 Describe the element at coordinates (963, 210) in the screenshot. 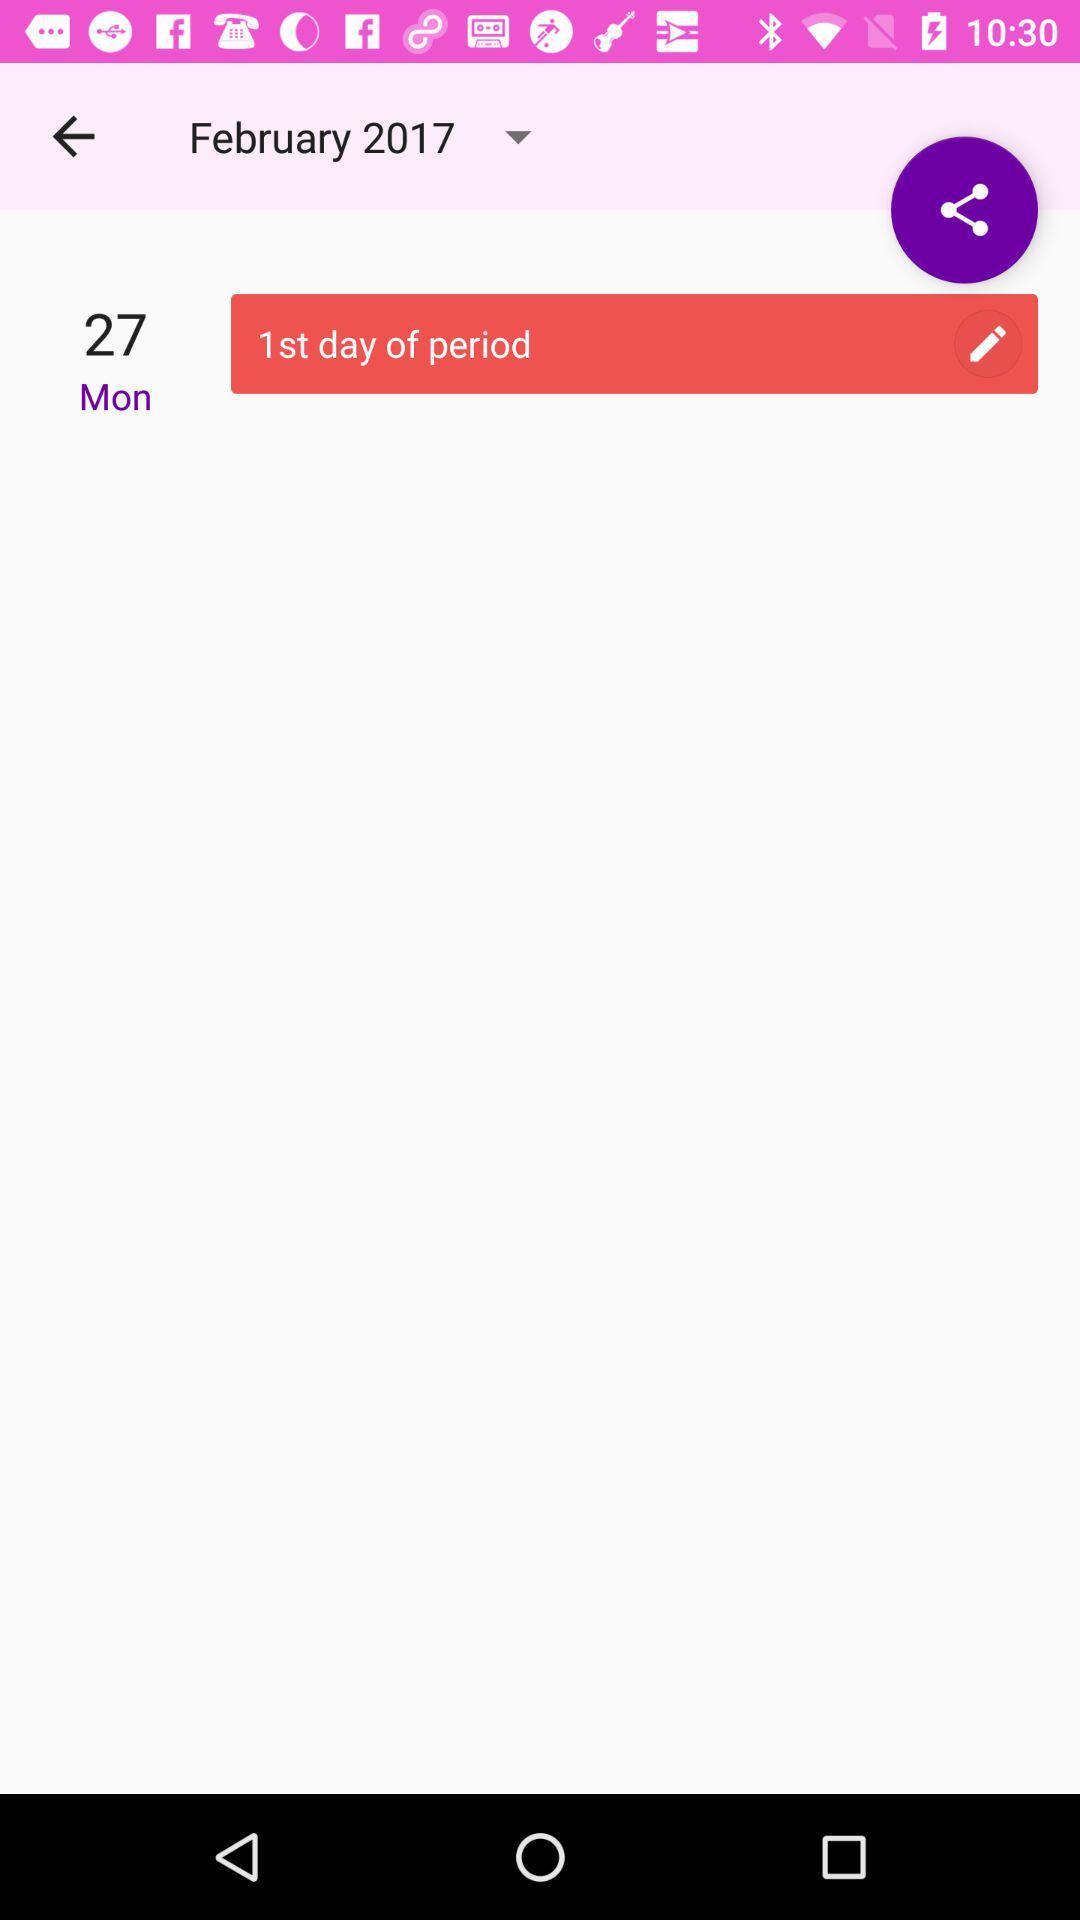

I see `share the articles` at that location.